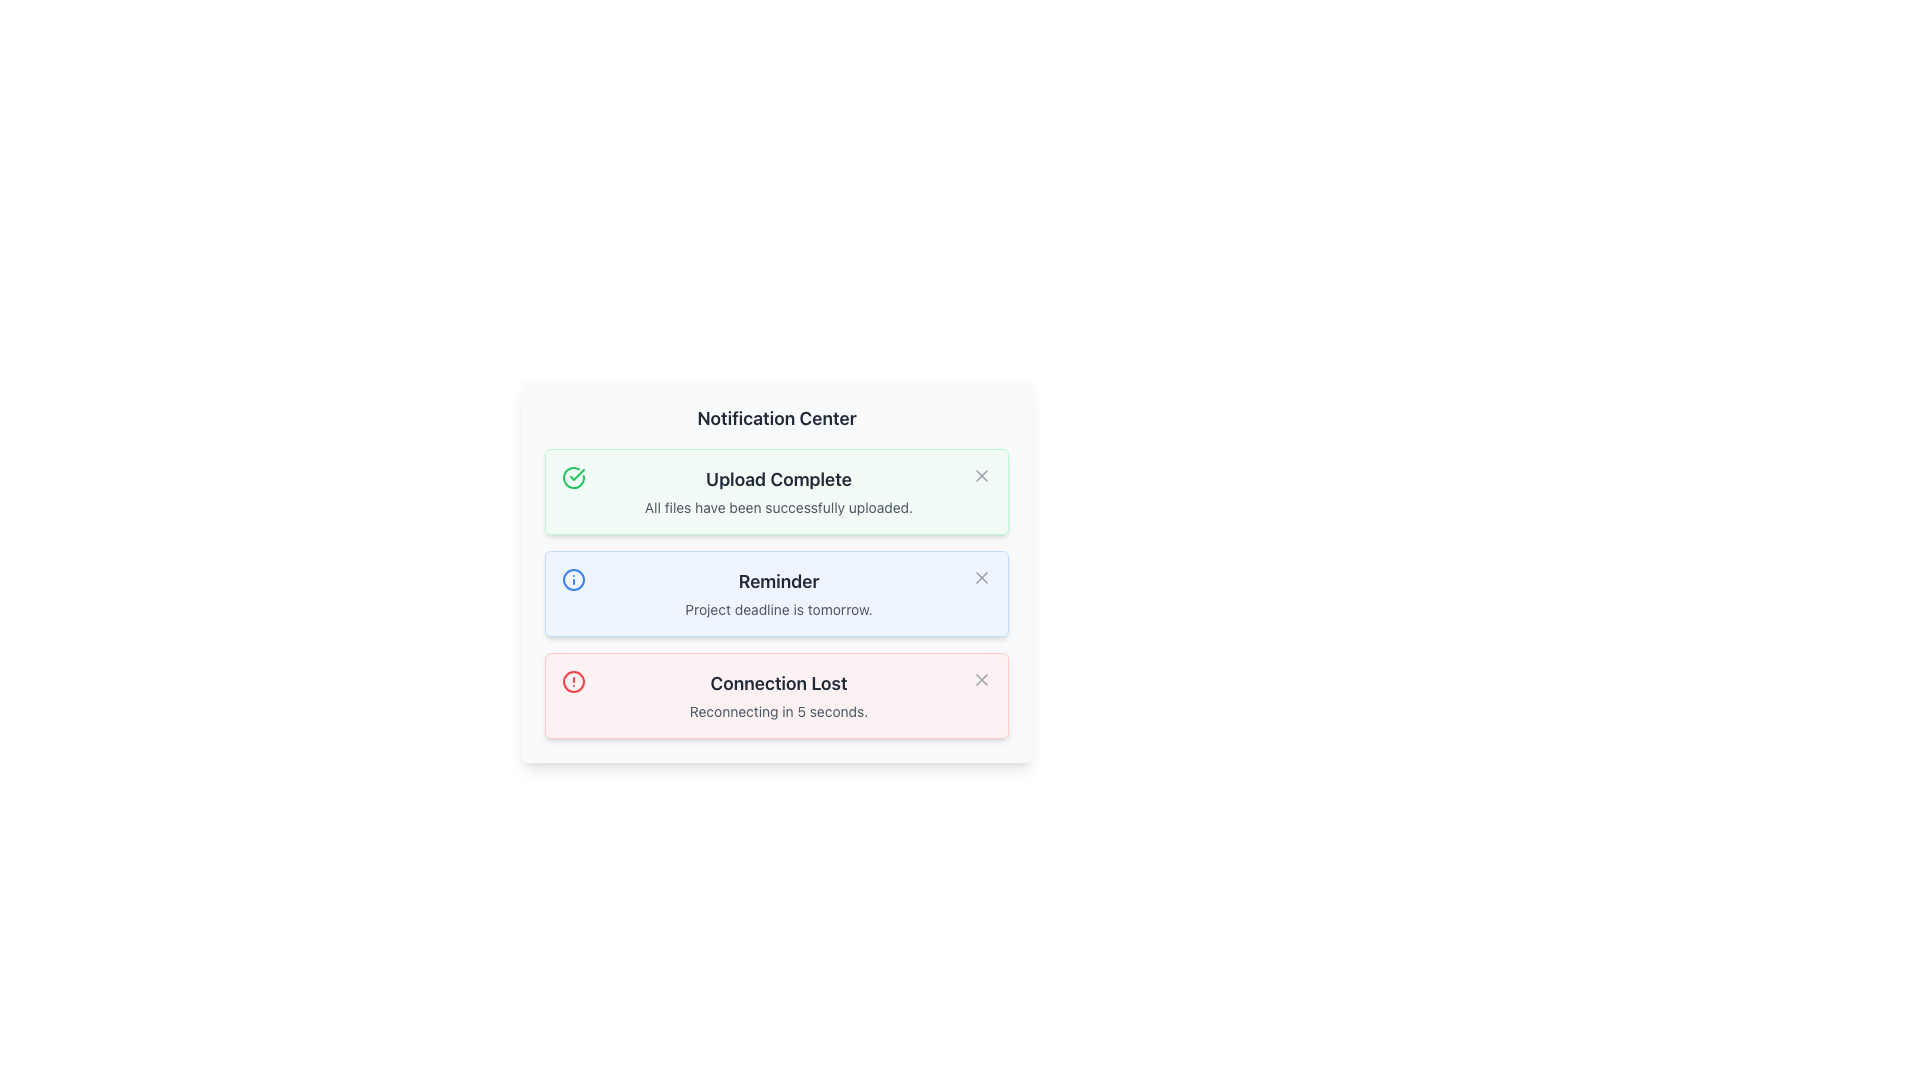 The image size is (1920, 1080). I want to click on the dismiss button located on the rightmost side of the 'Reminder: Project deadline is tomorrow' notification, so click(975, 578).